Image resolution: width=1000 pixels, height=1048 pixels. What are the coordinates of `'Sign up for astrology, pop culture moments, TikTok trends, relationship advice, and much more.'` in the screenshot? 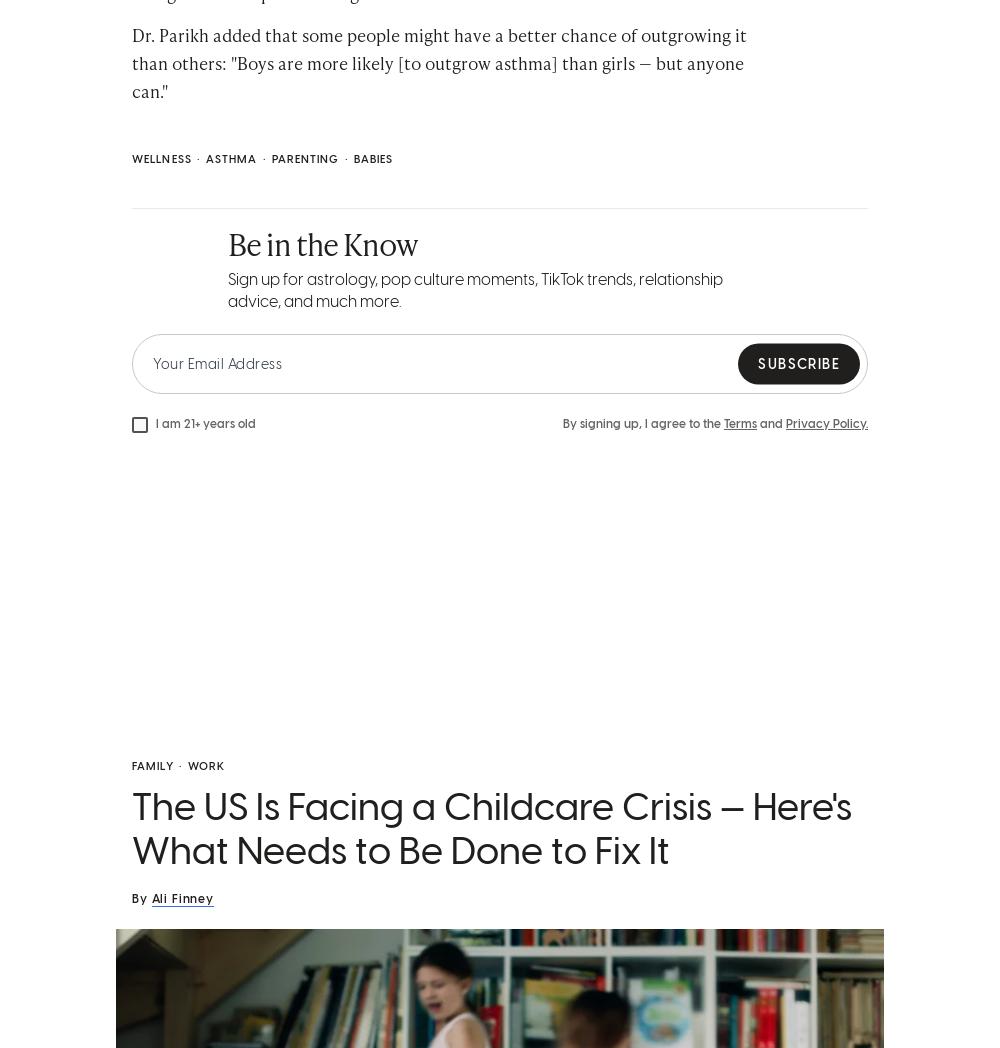 It's located at (474, 289).